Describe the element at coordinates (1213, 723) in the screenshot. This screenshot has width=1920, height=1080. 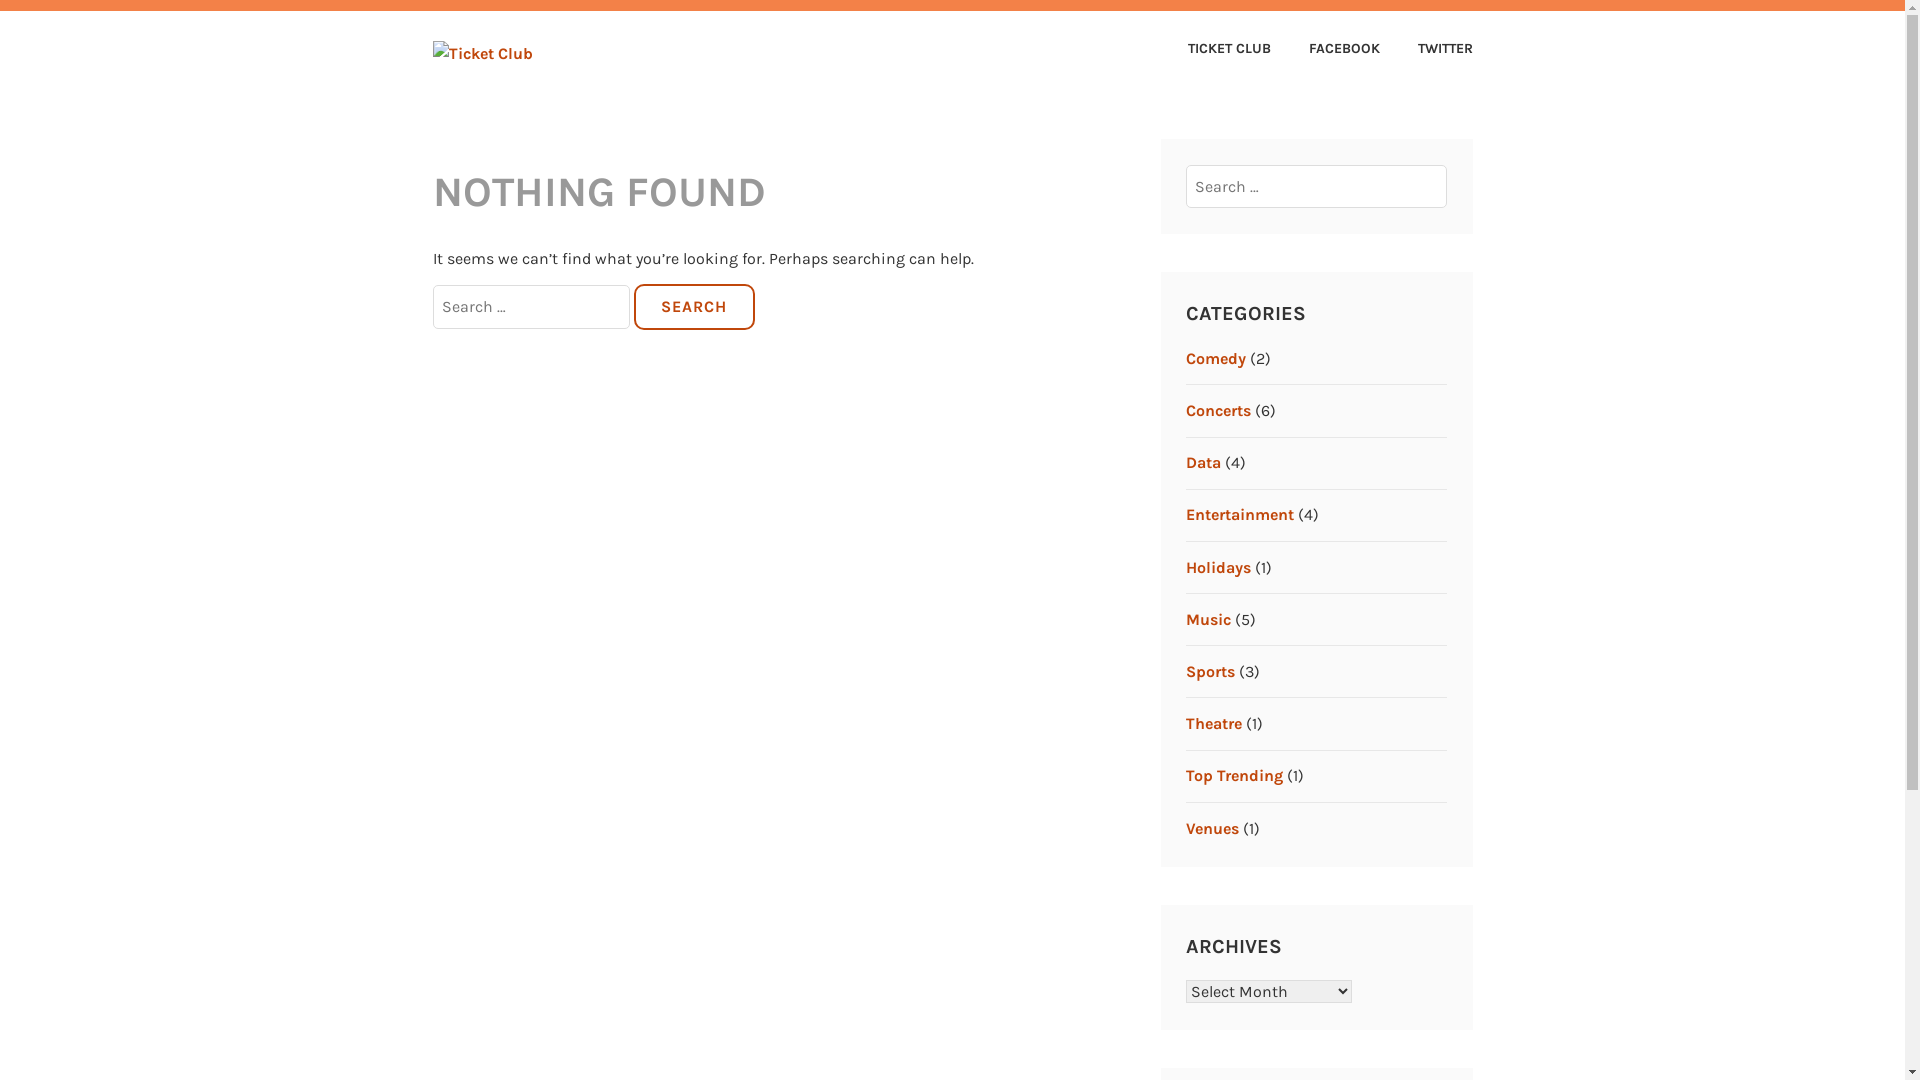
I see `'Theatre'` at that location.